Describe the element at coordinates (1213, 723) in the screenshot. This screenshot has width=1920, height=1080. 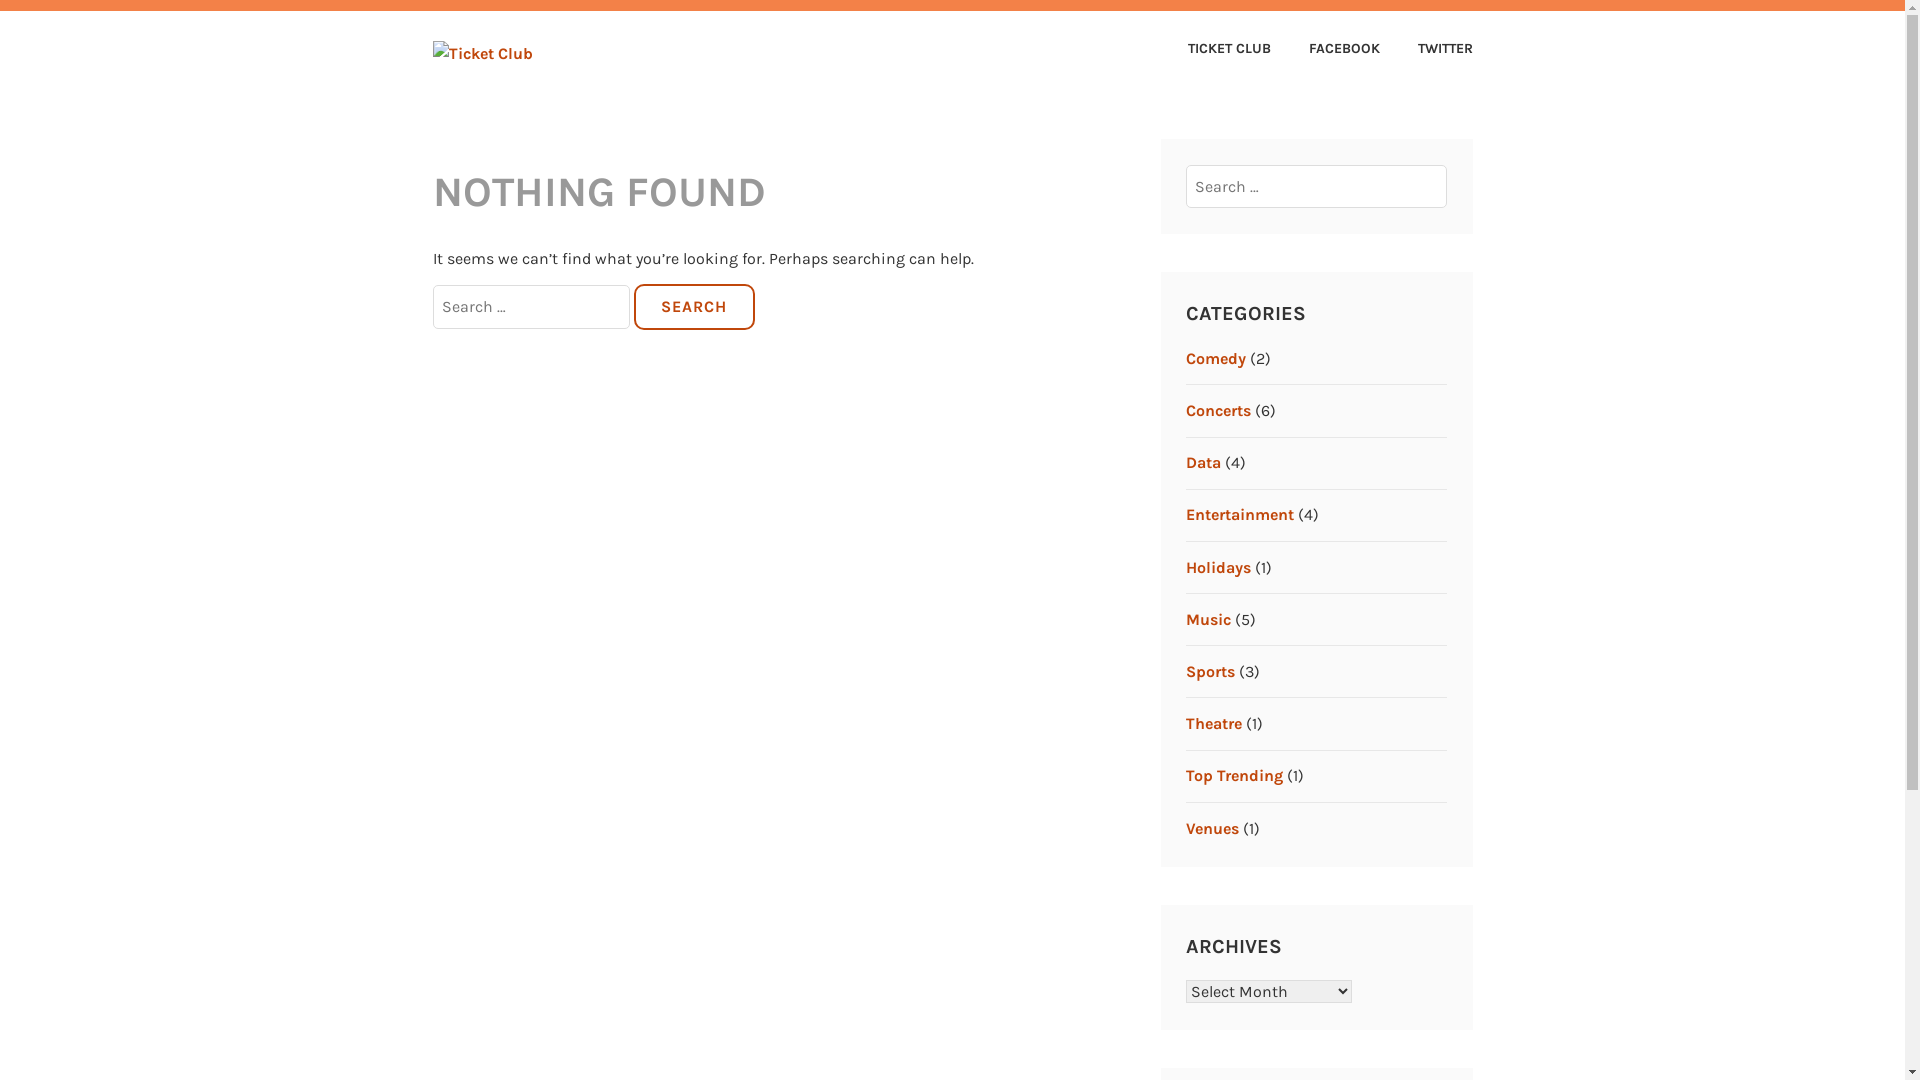
I see `'Theatre'` at that location.